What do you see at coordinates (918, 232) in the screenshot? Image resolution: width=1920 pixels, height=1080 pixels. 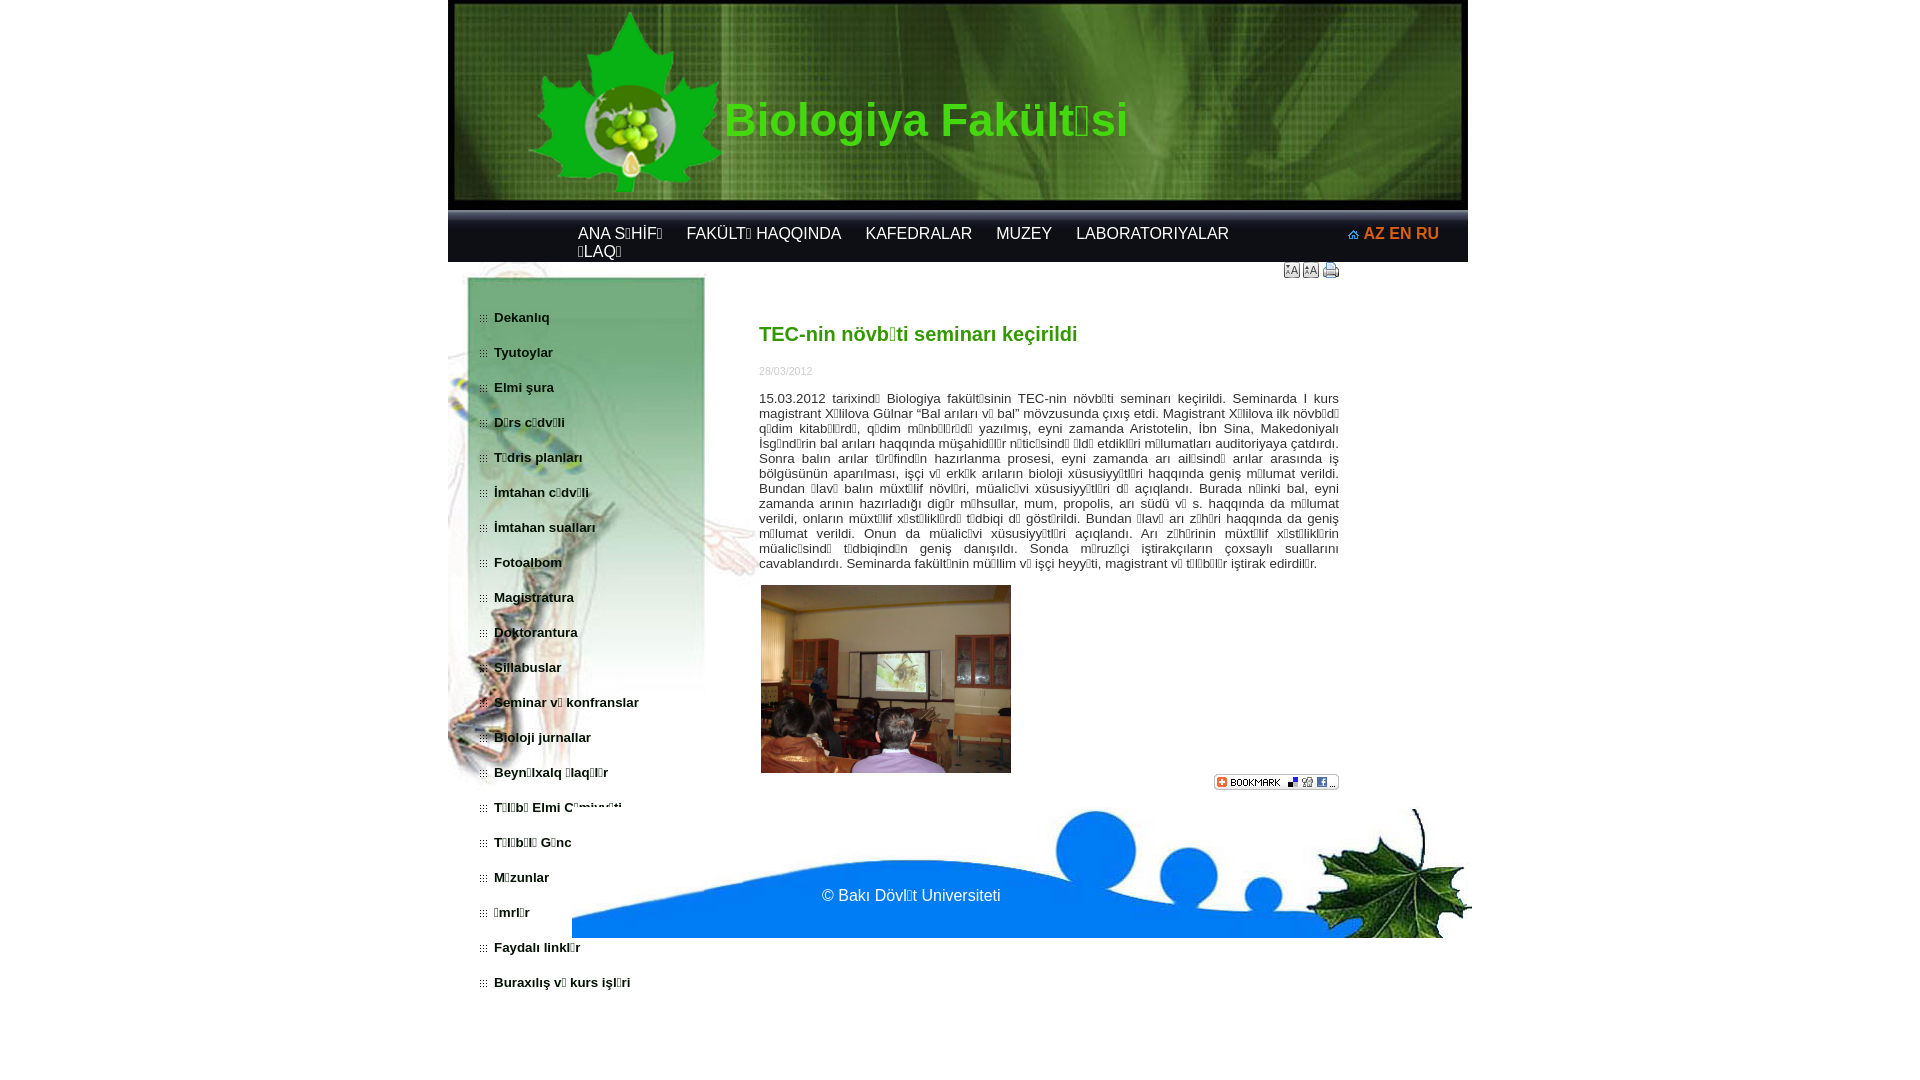 I see `'KAFEDRALAR'` at bounding box center [918, 232].